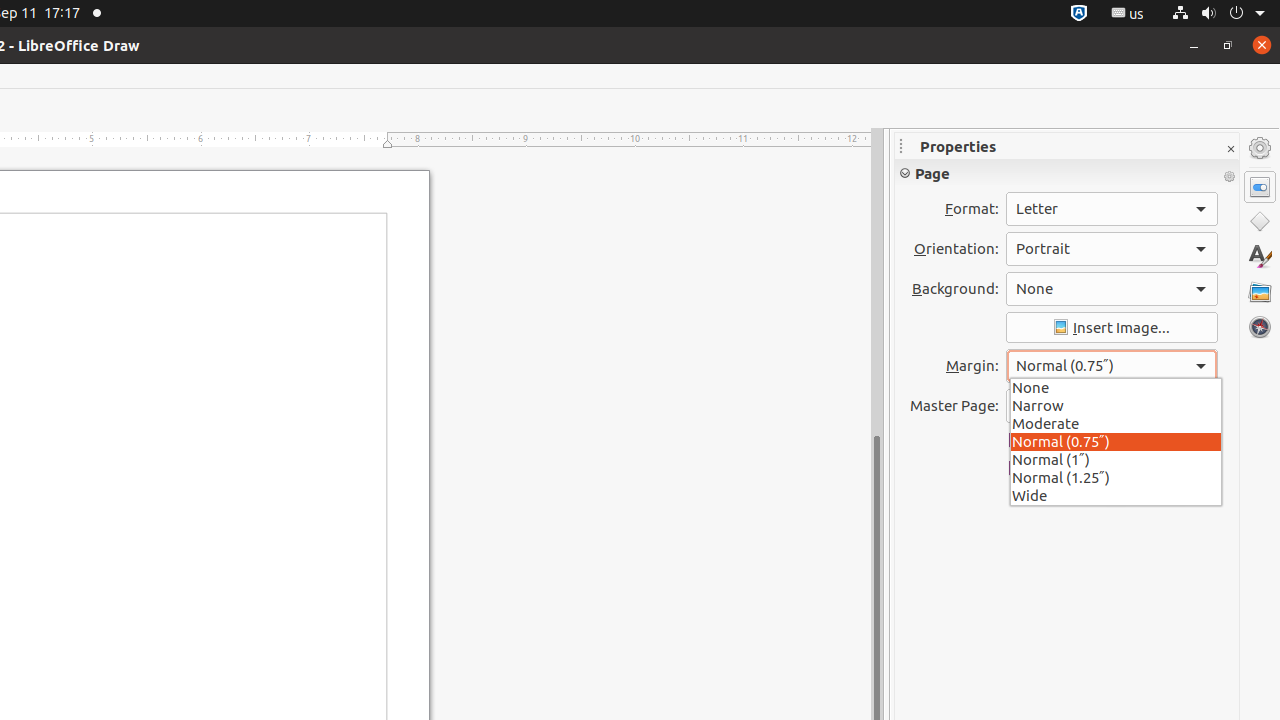  I want to click on 'Normal (1″)', so click(1115, 458).